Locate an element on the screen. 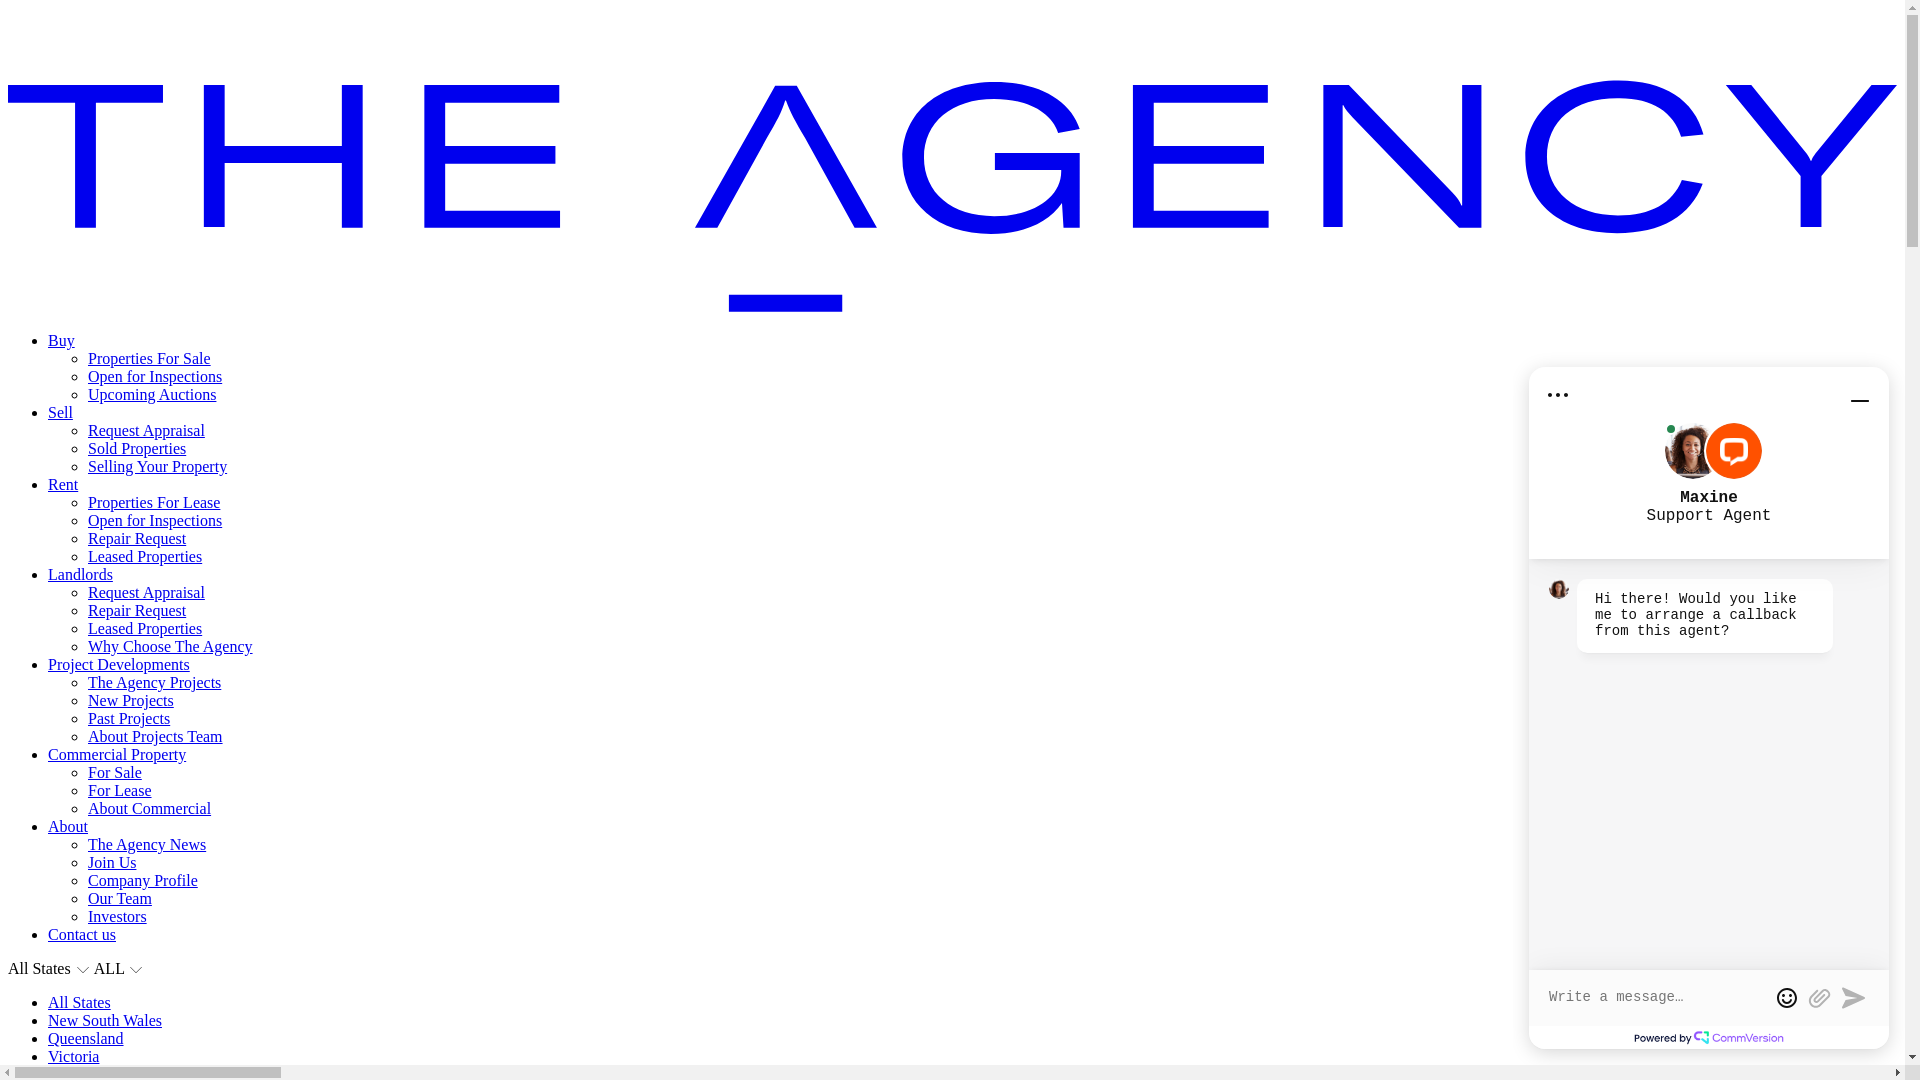  'About Projects Team' is located at coordinates (154, 736).